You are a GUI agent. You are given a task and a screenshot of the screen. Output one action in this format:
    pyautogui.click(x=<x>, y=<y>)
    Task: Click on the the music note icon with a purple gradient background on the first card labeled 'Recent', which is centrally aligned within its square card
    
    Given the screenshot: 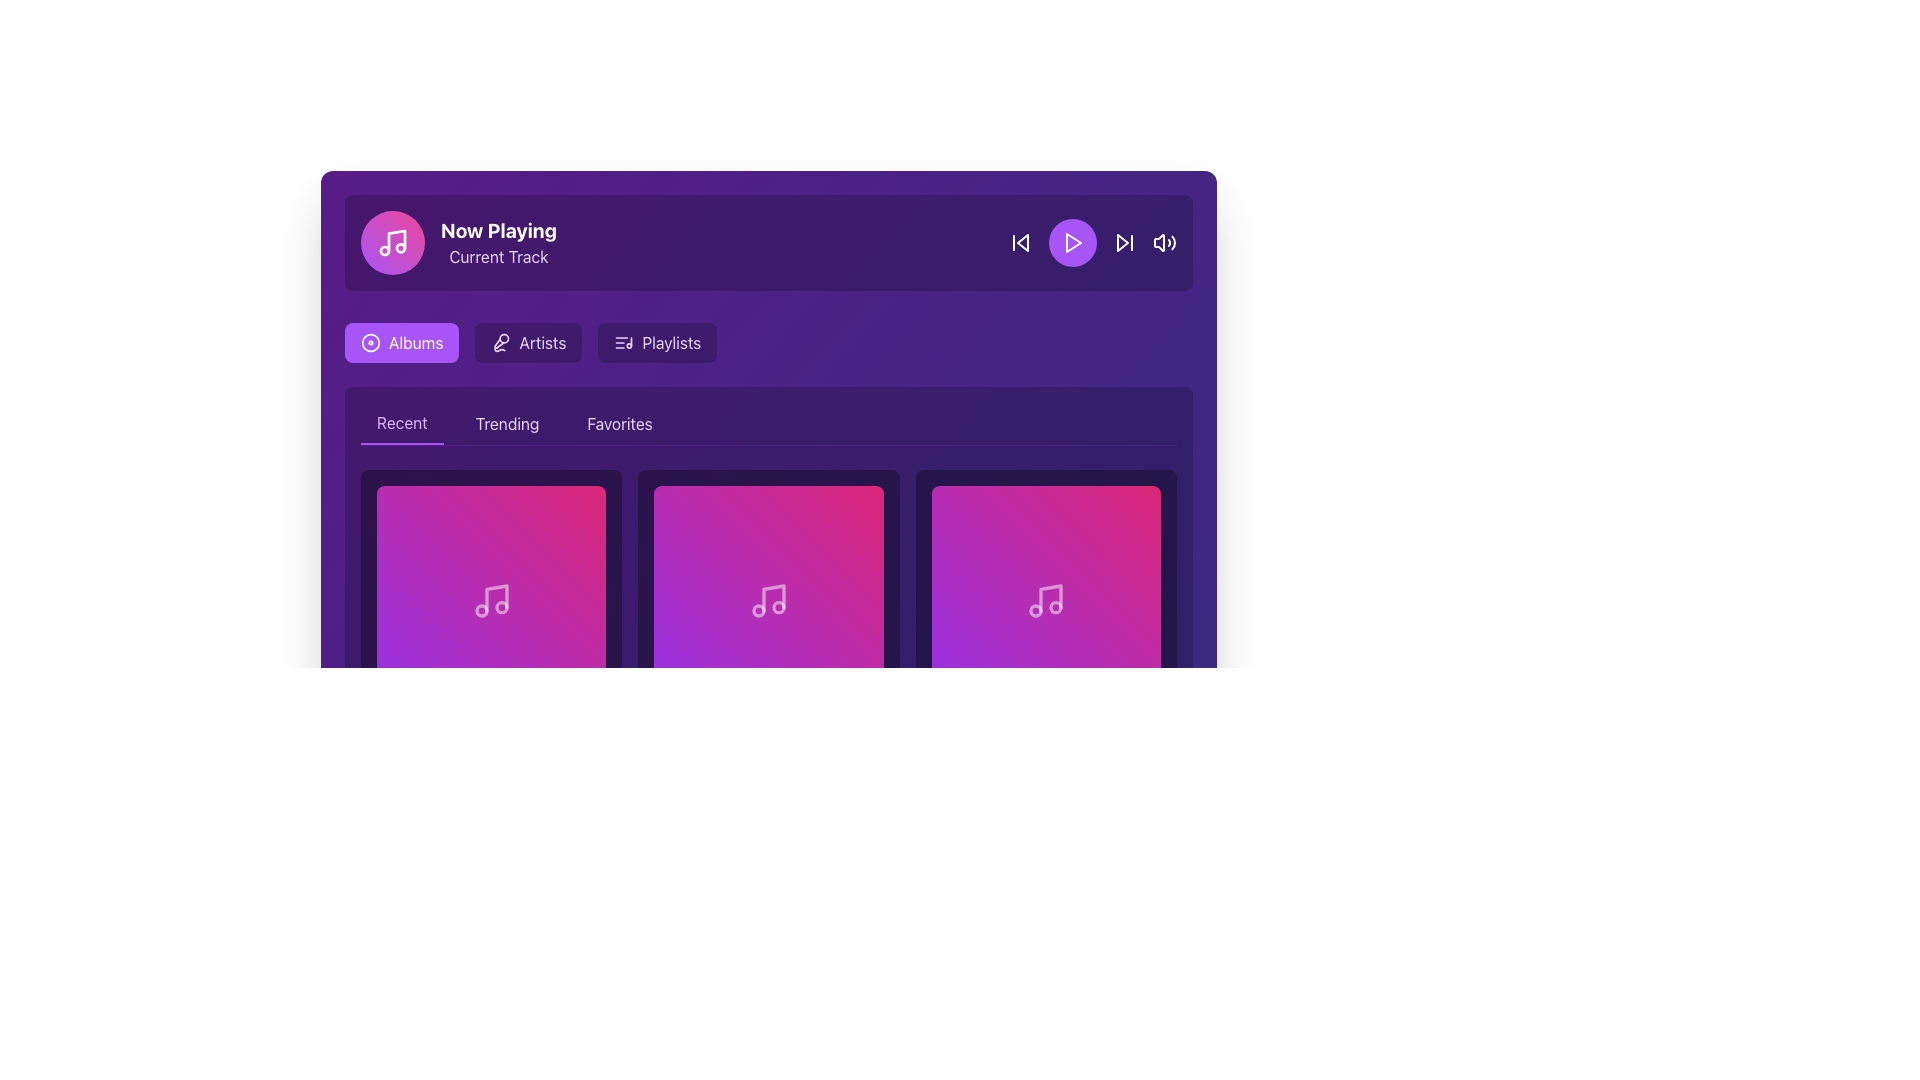 What is the action you would take?
    pyautogui.click(x=491, y=599)
    